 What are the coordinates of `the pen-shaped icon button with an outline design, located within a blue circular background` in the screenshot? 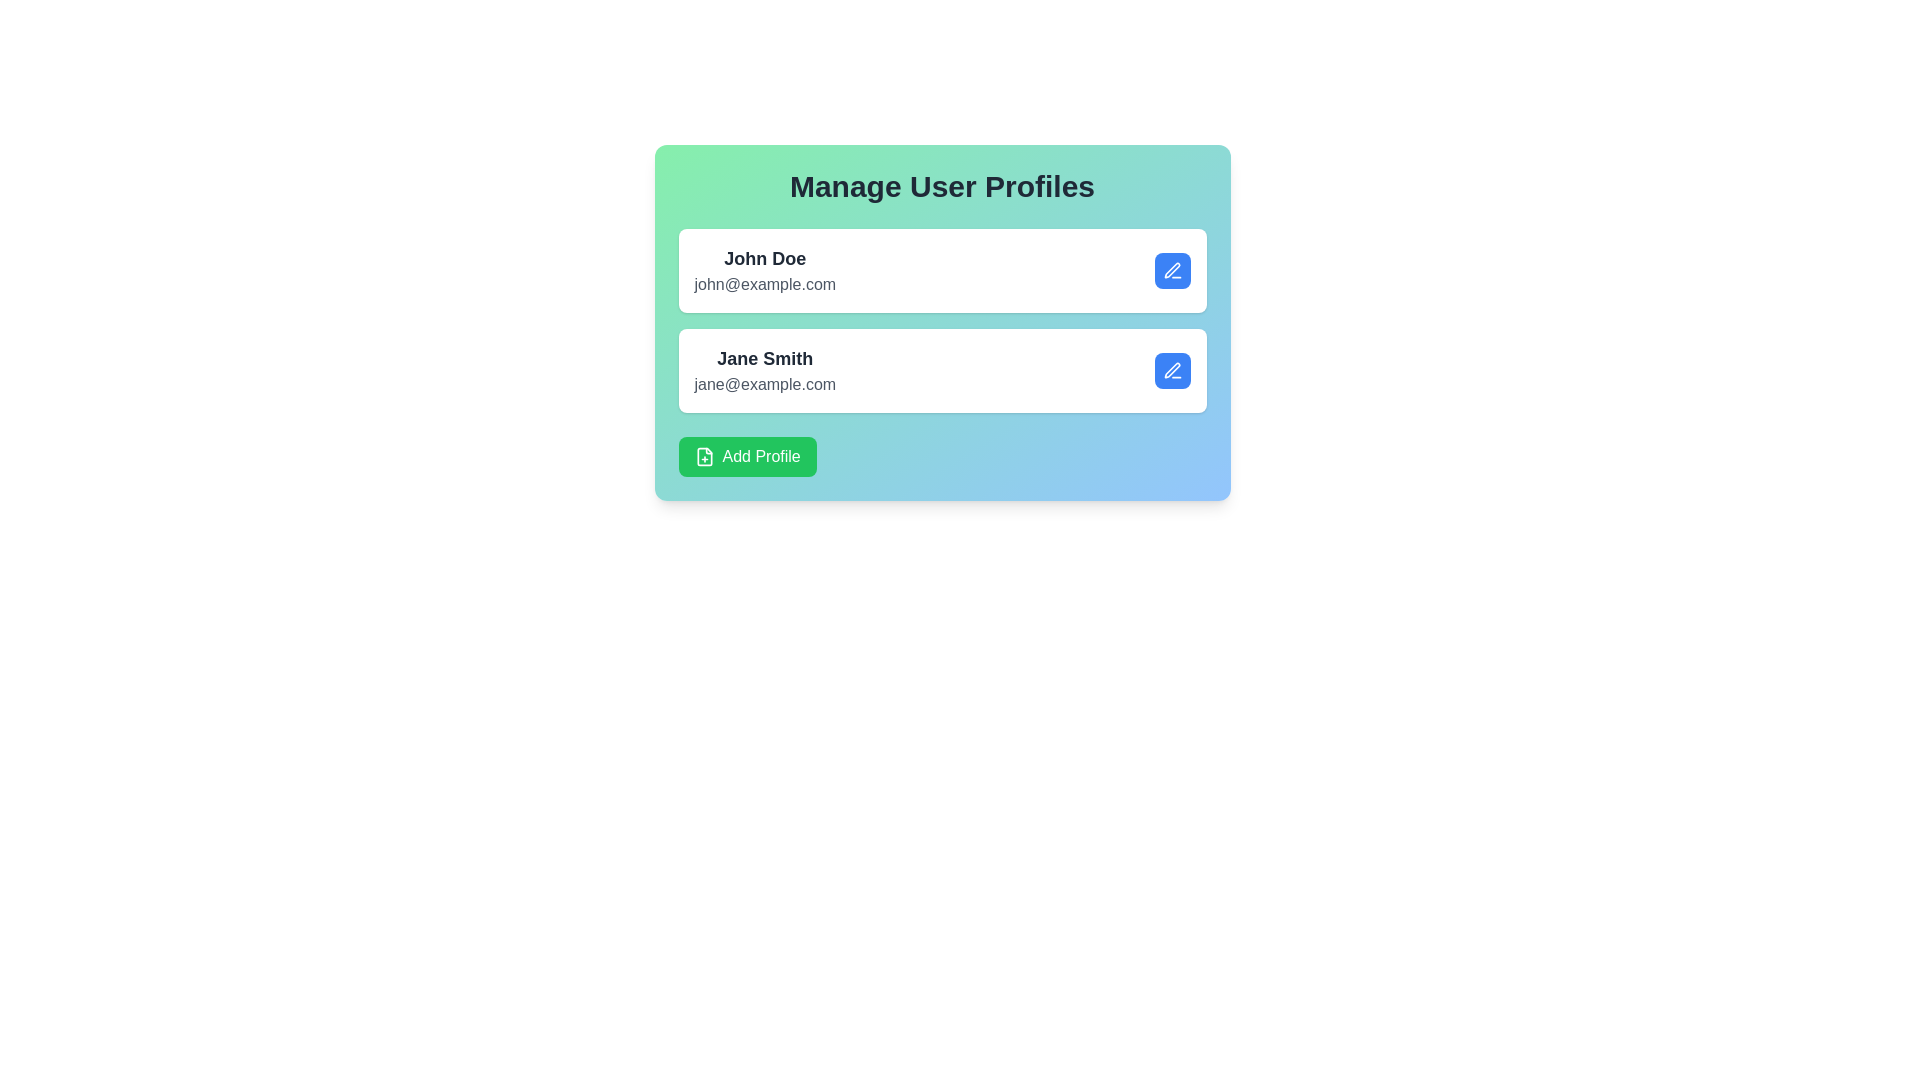 It's located at (1172, 370).